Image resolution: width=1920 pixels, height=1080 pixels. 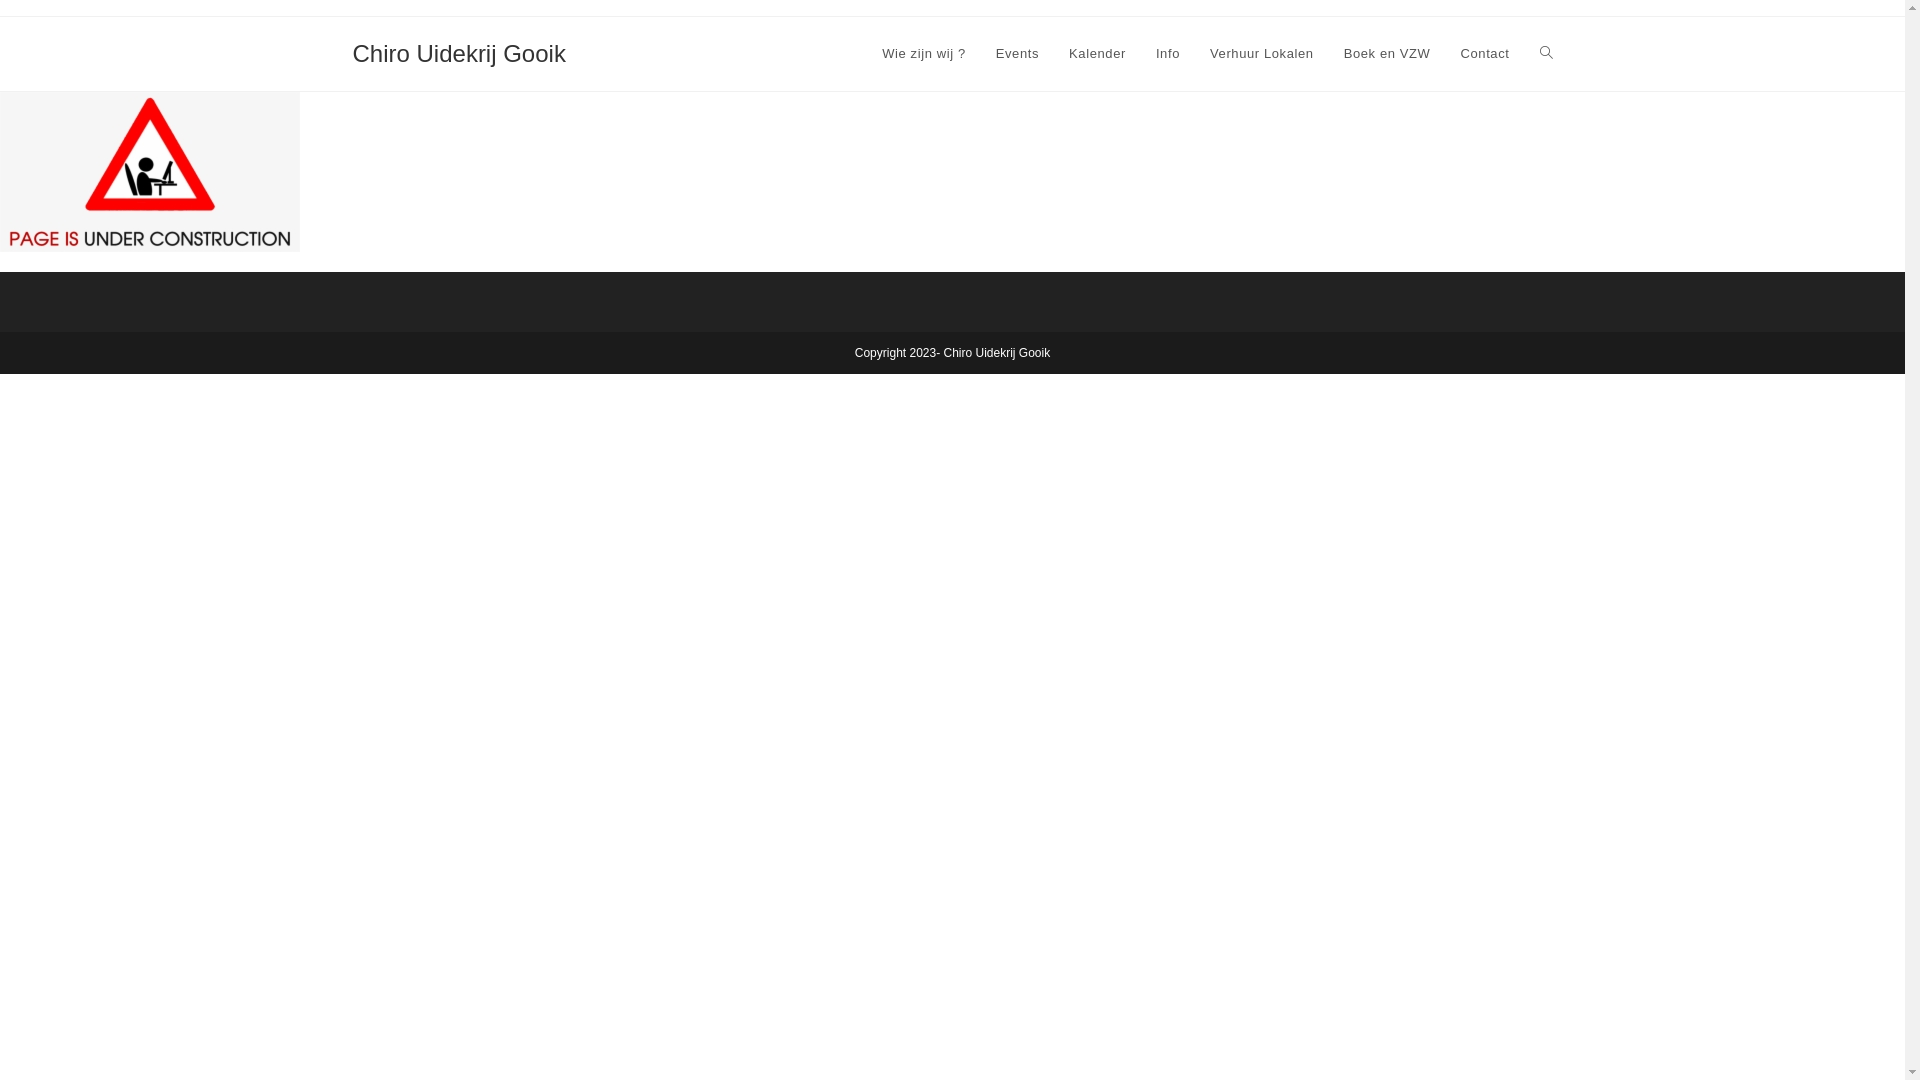 I want to click on 'Boek en VZW', so click(x=1386, y=53).